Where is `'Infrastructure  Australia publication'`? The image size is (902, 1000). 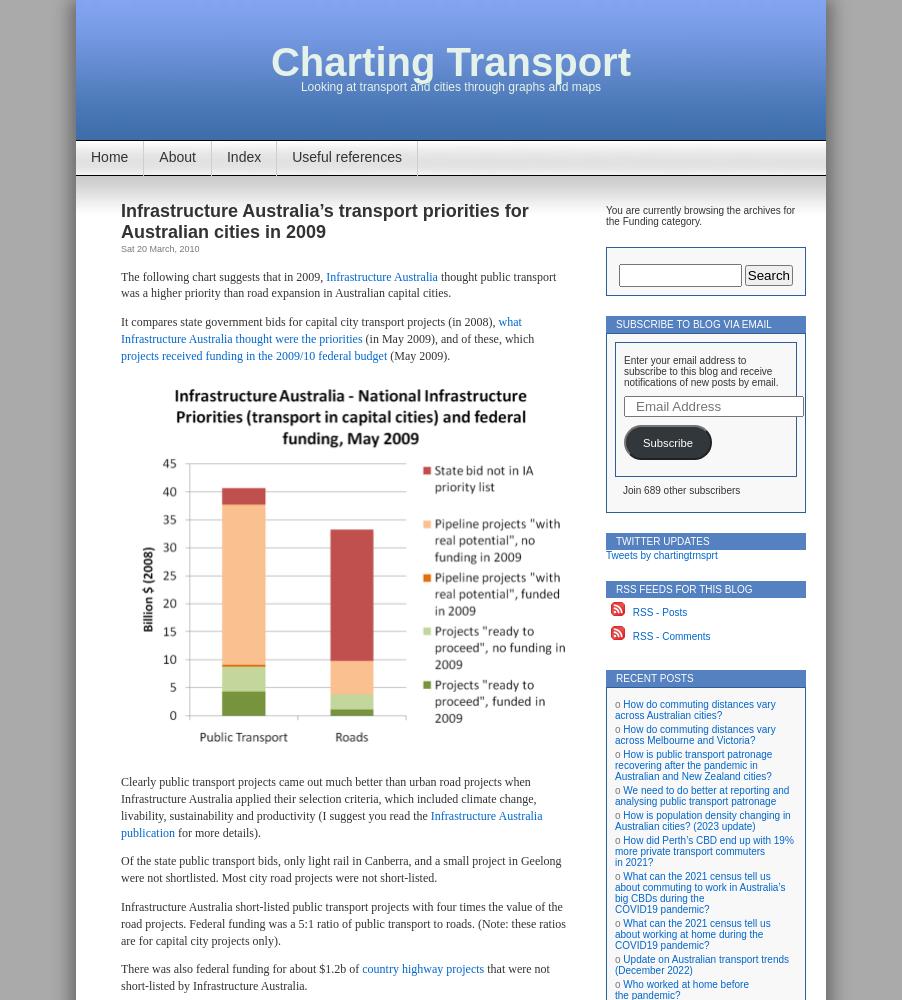
'Infrastructure  Australia publication' is located at coordinates (330, 822).